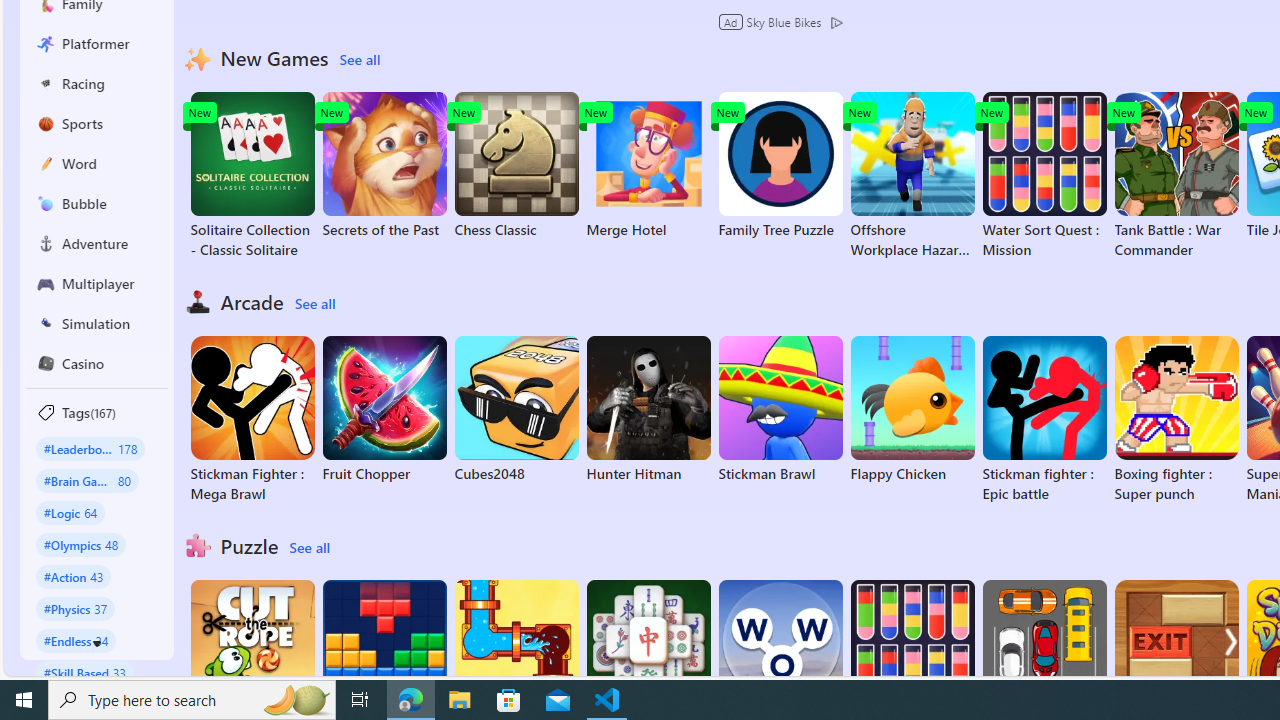 This screenshot has height=720, width=1280. What do you see at coordinates (911, 409) in the screenshot?
I see `'Flappy Chicken'` at bounding box center [911, 409].